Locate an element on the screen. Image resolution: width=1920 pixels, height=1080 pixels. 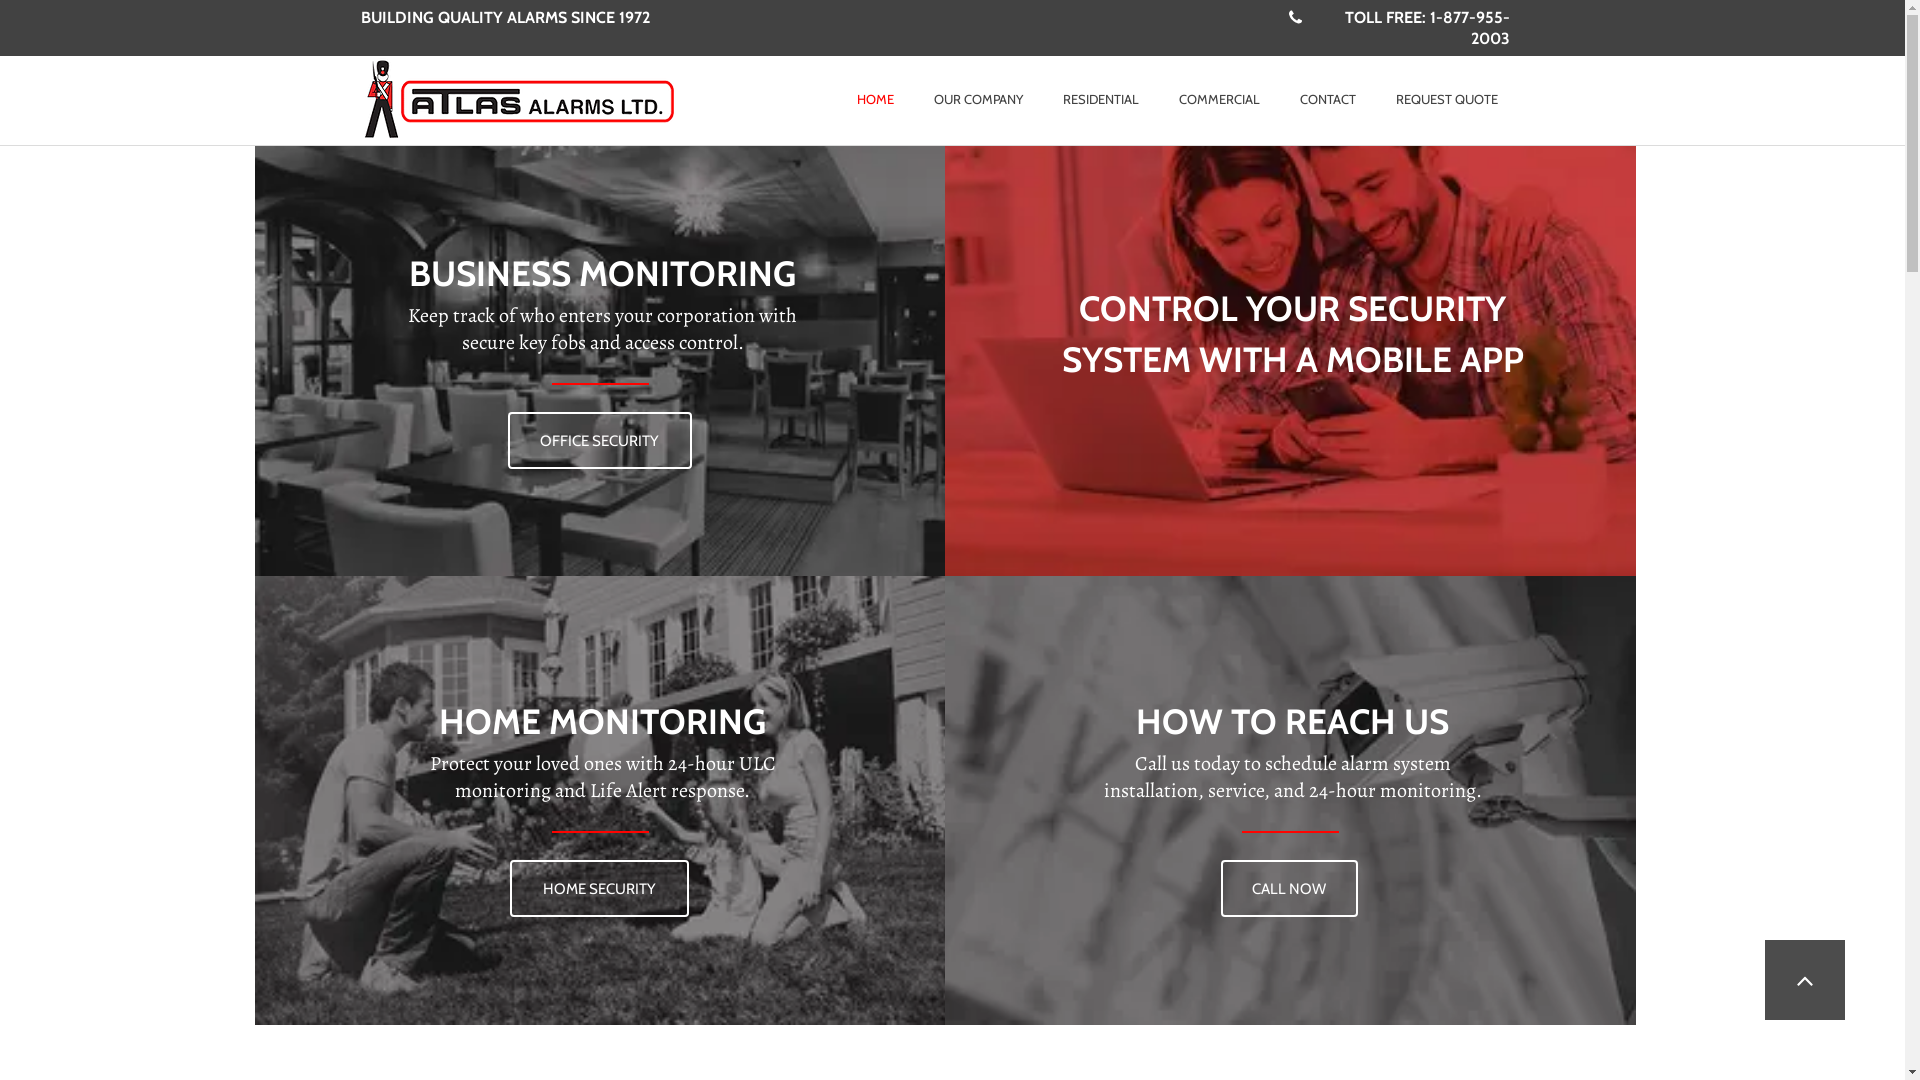
'OFFICE SECURITY' is located at coordinates (599, 460).